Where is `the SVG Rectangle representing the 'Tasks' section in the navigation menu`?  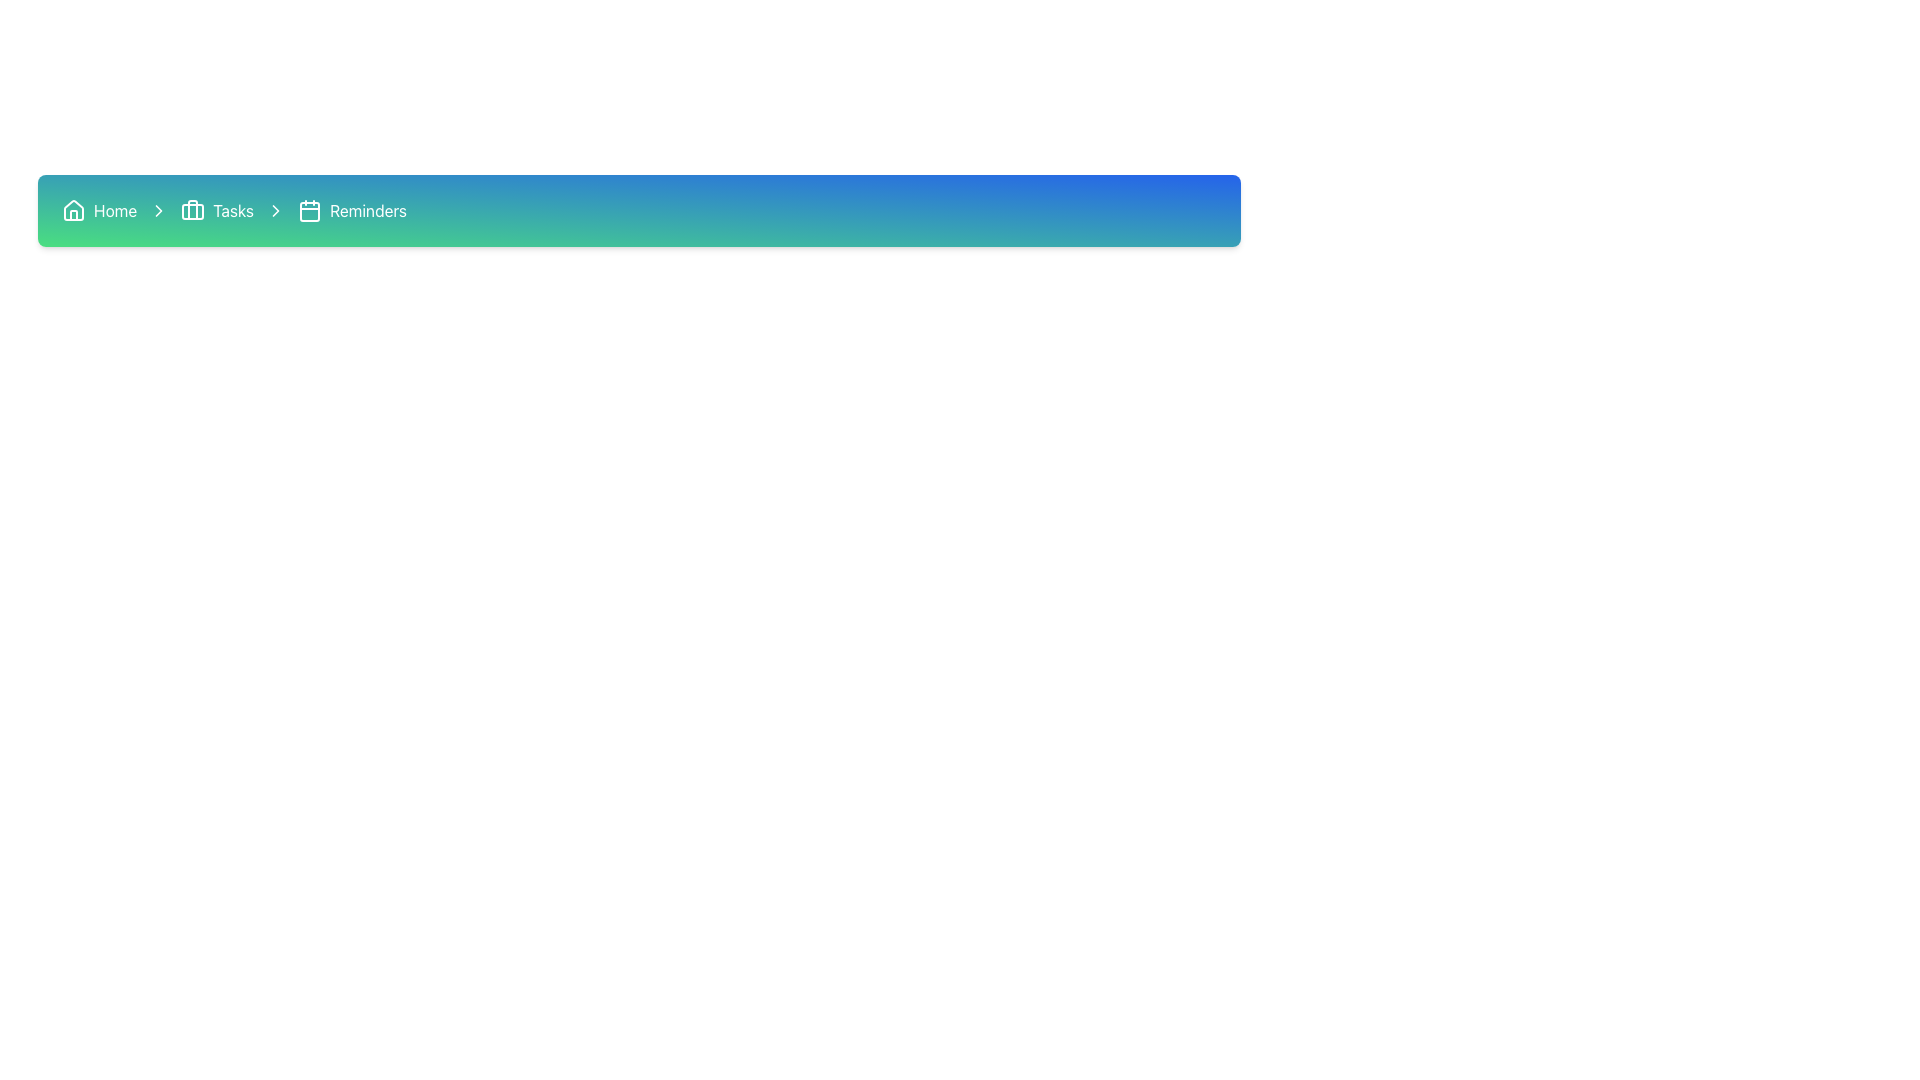
the SVG Rectangle representing the 'Tasks' section in the navigation menu is located at coordinates (193, 212).